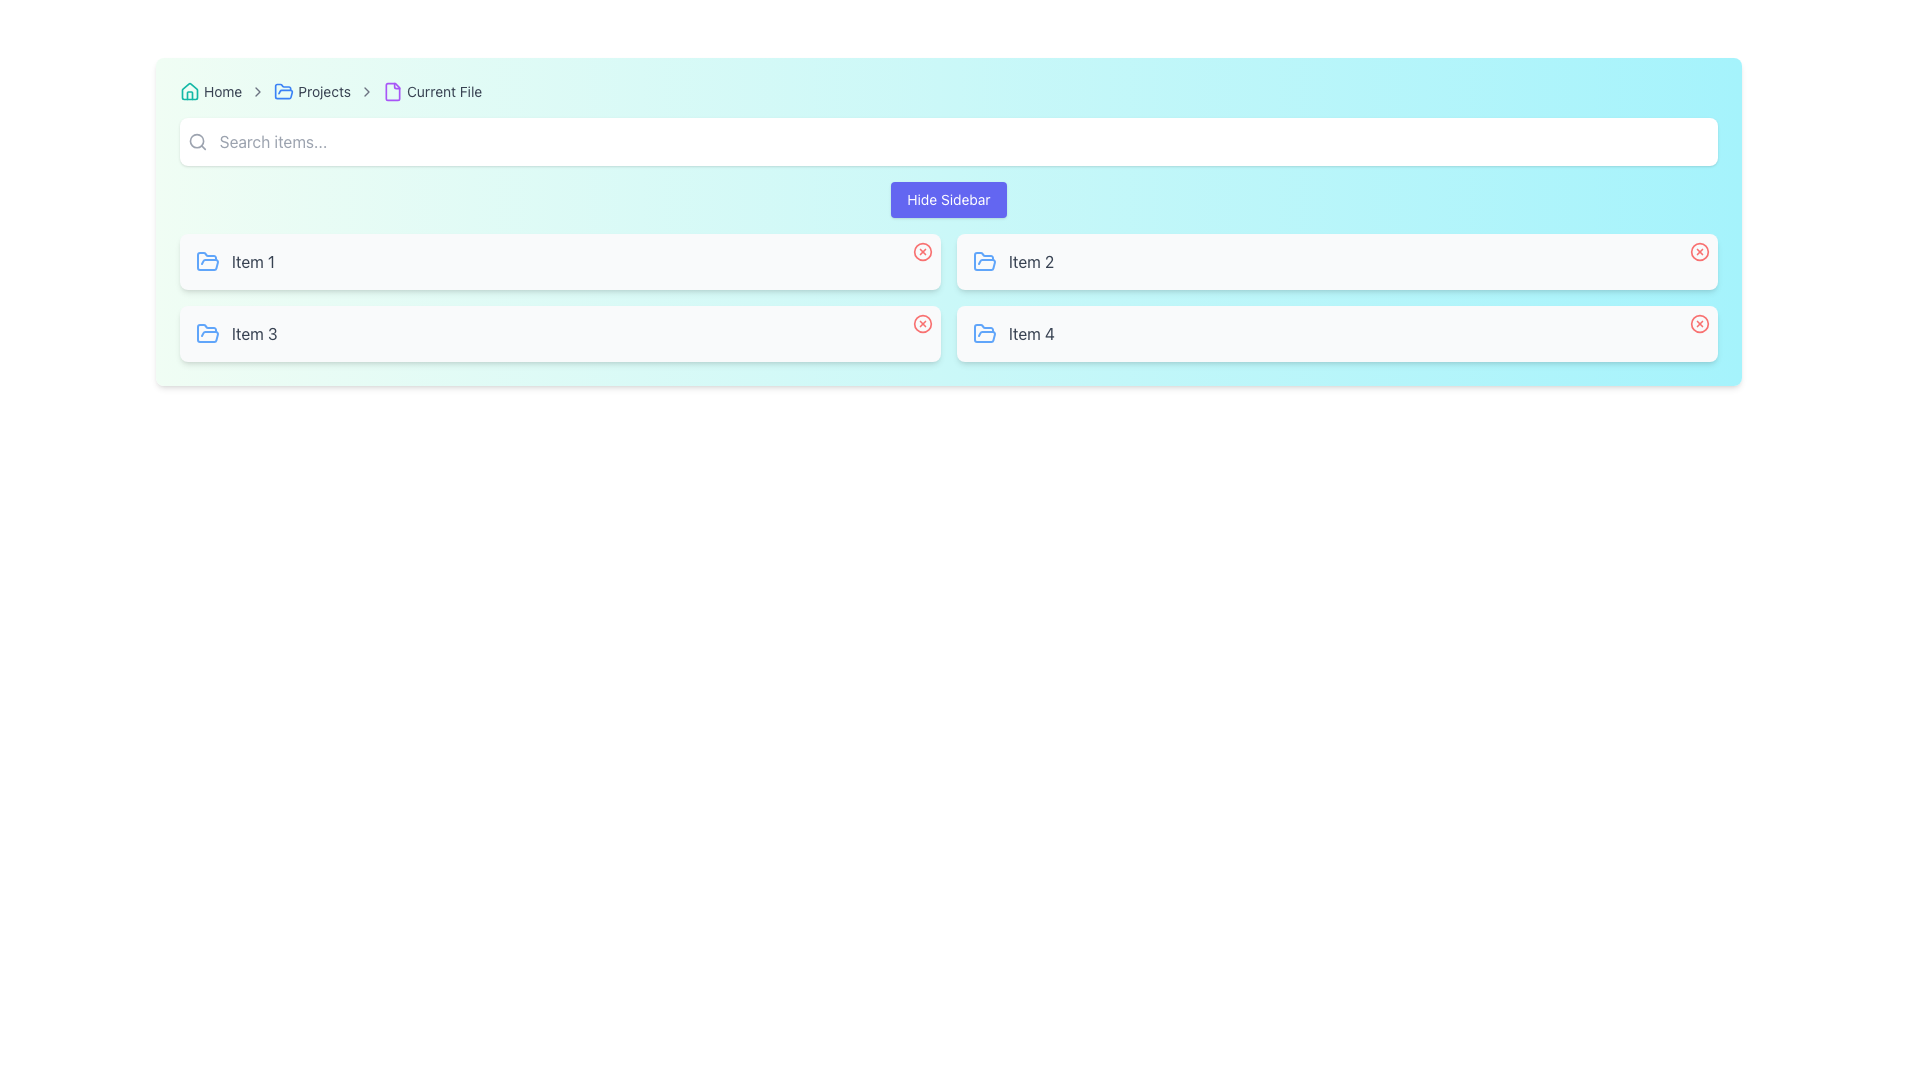  Describe the element at coordinates (253, 333) in the screenshot. I see `the text label for 'Item 3'` at that location.